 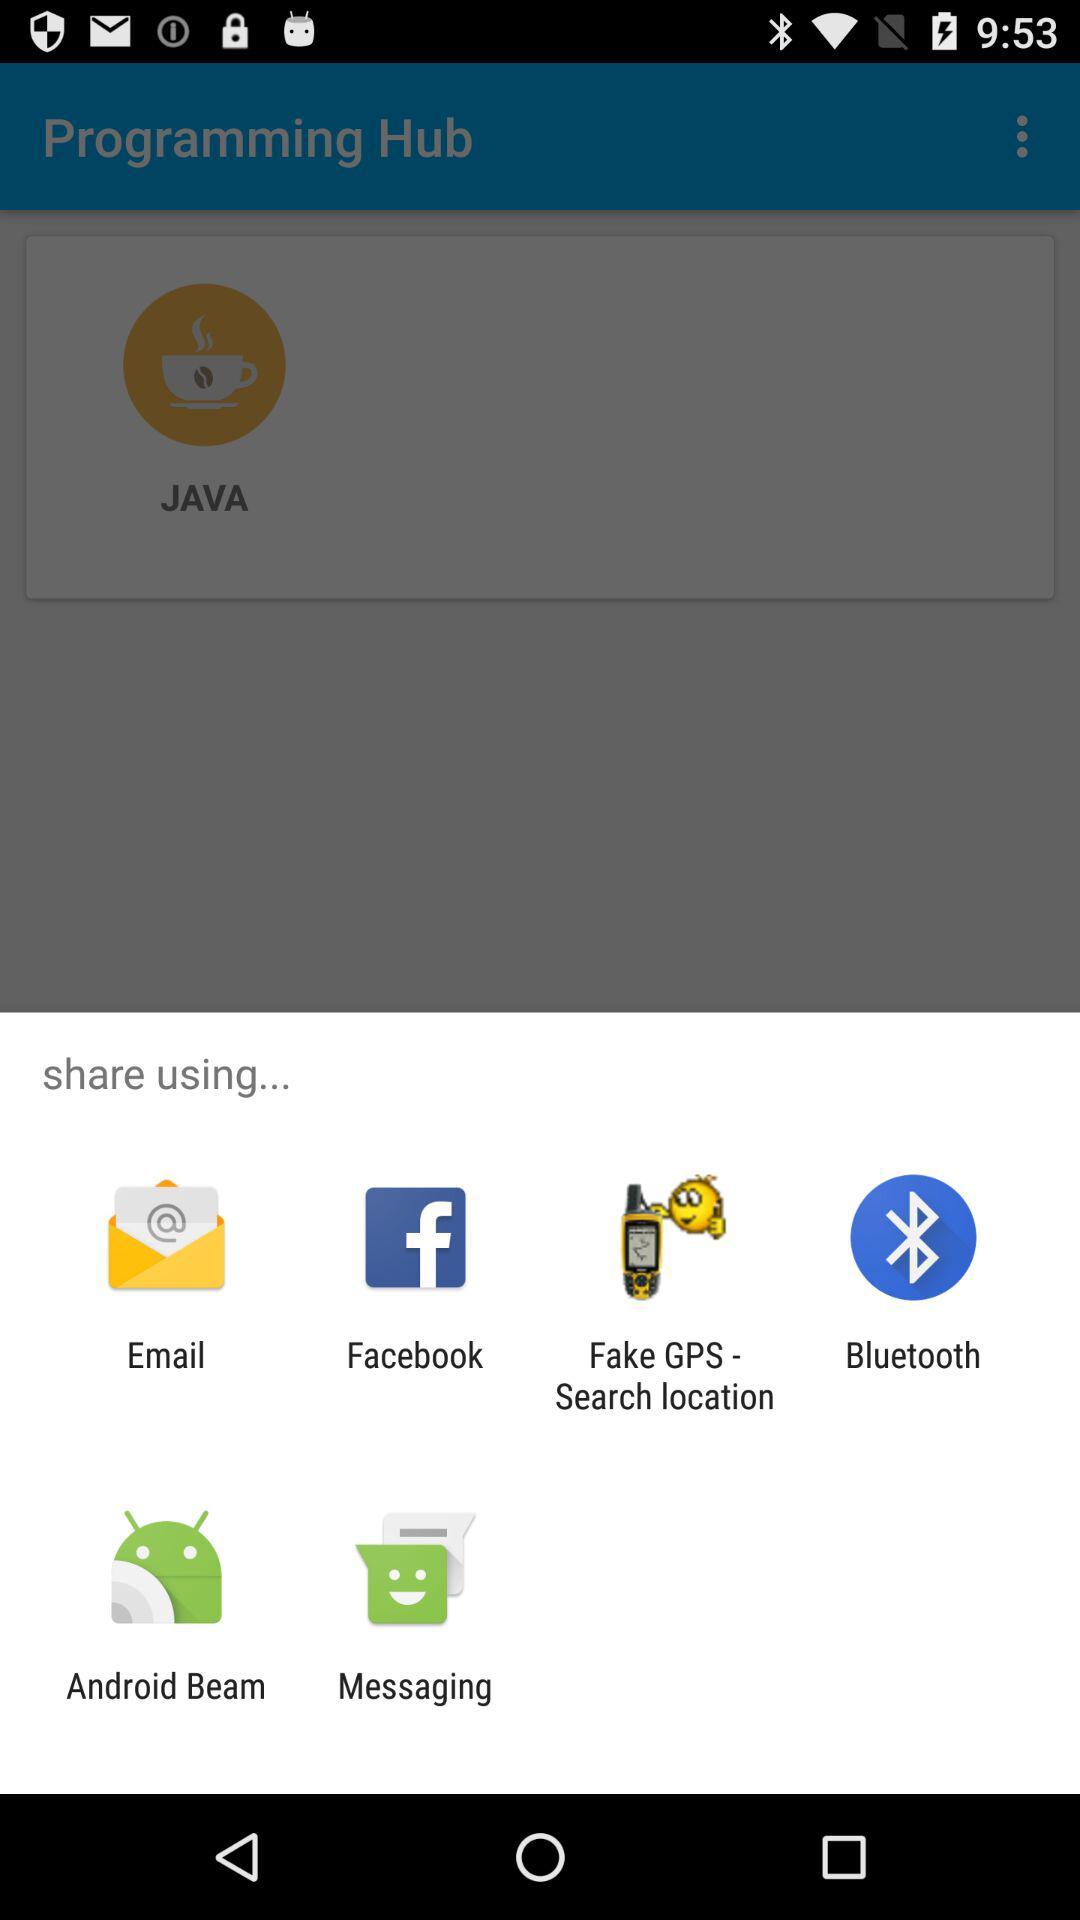 What do you see at coordinates (414, 1705) in the screenshot?
I see `app next to the android beam app` at bounding box center [414, 1705].